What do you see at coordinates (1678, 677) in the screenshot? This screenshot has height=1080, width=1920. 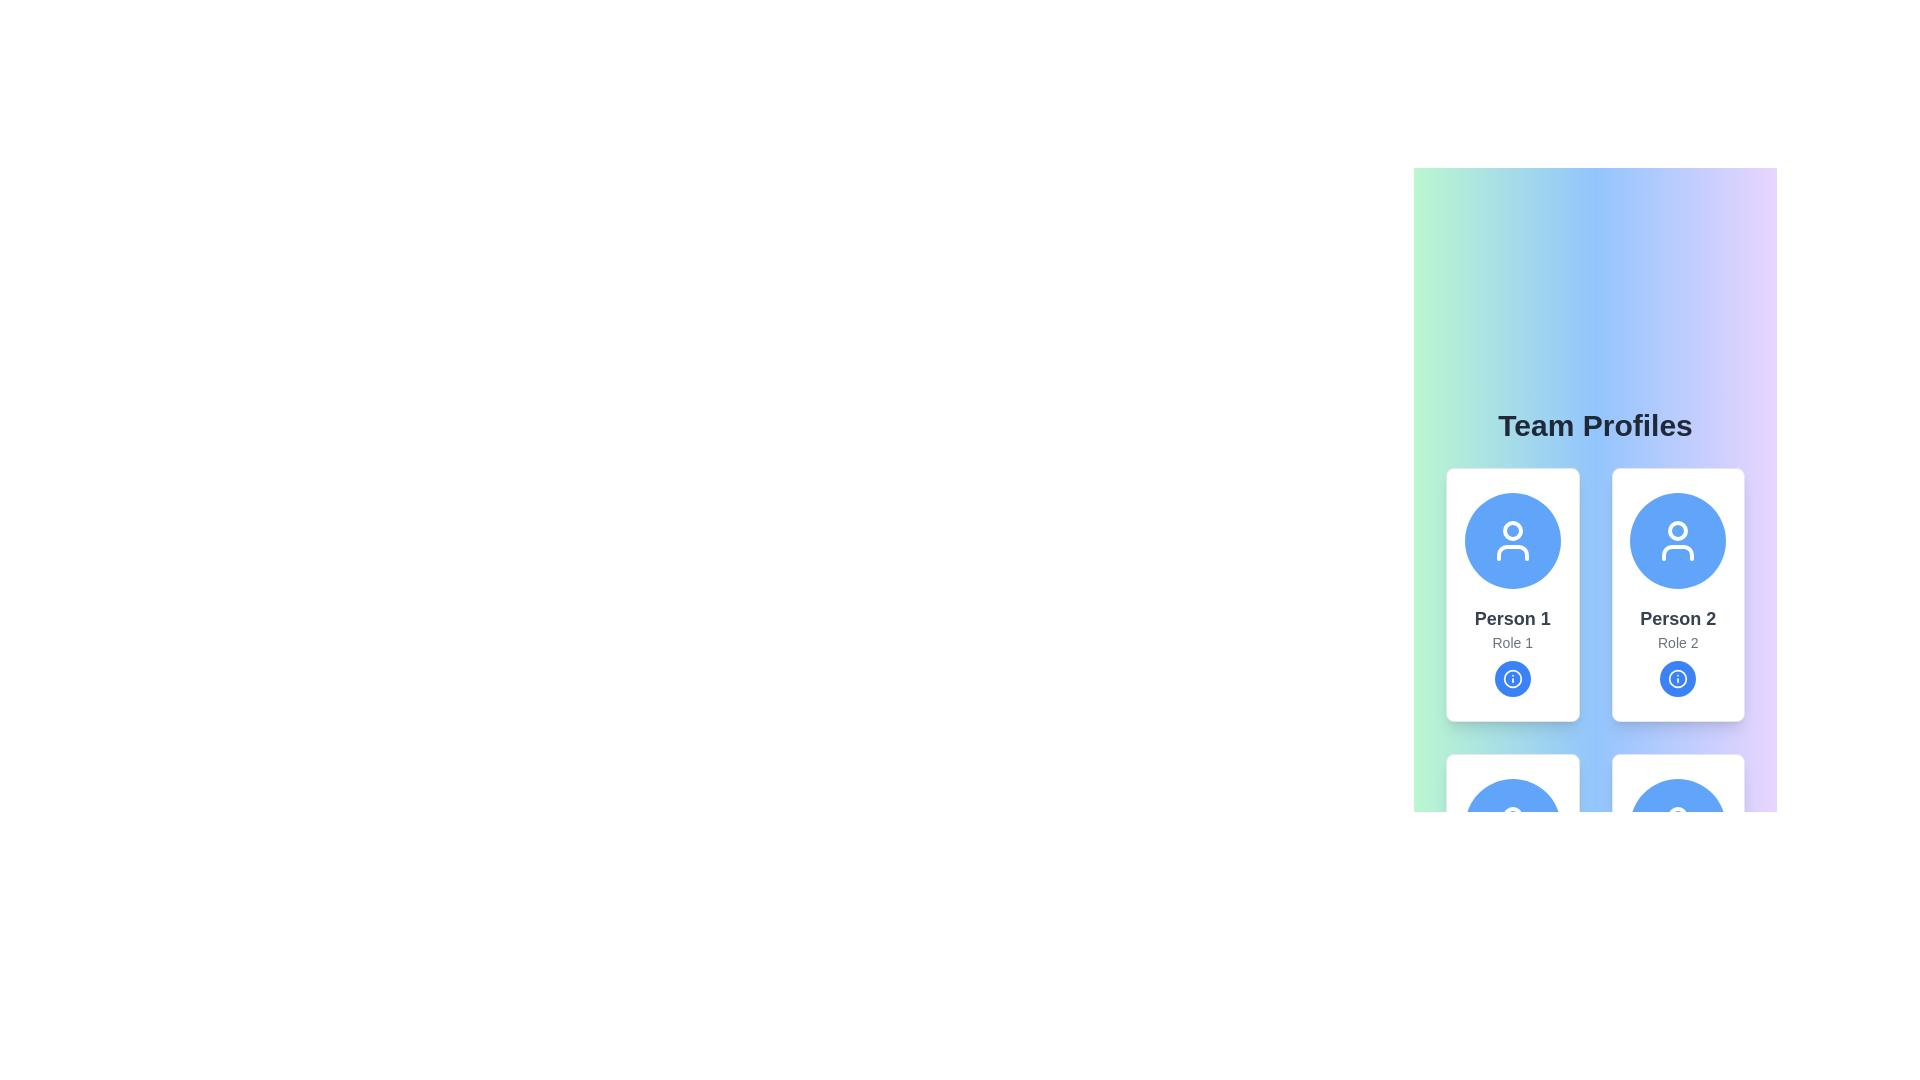 I see `the icon located at the bottom of the second card in the second column of the 'Team Profiles' grid, below the text 'Person 2 Role 2'` at bounding box center [1678, 677].